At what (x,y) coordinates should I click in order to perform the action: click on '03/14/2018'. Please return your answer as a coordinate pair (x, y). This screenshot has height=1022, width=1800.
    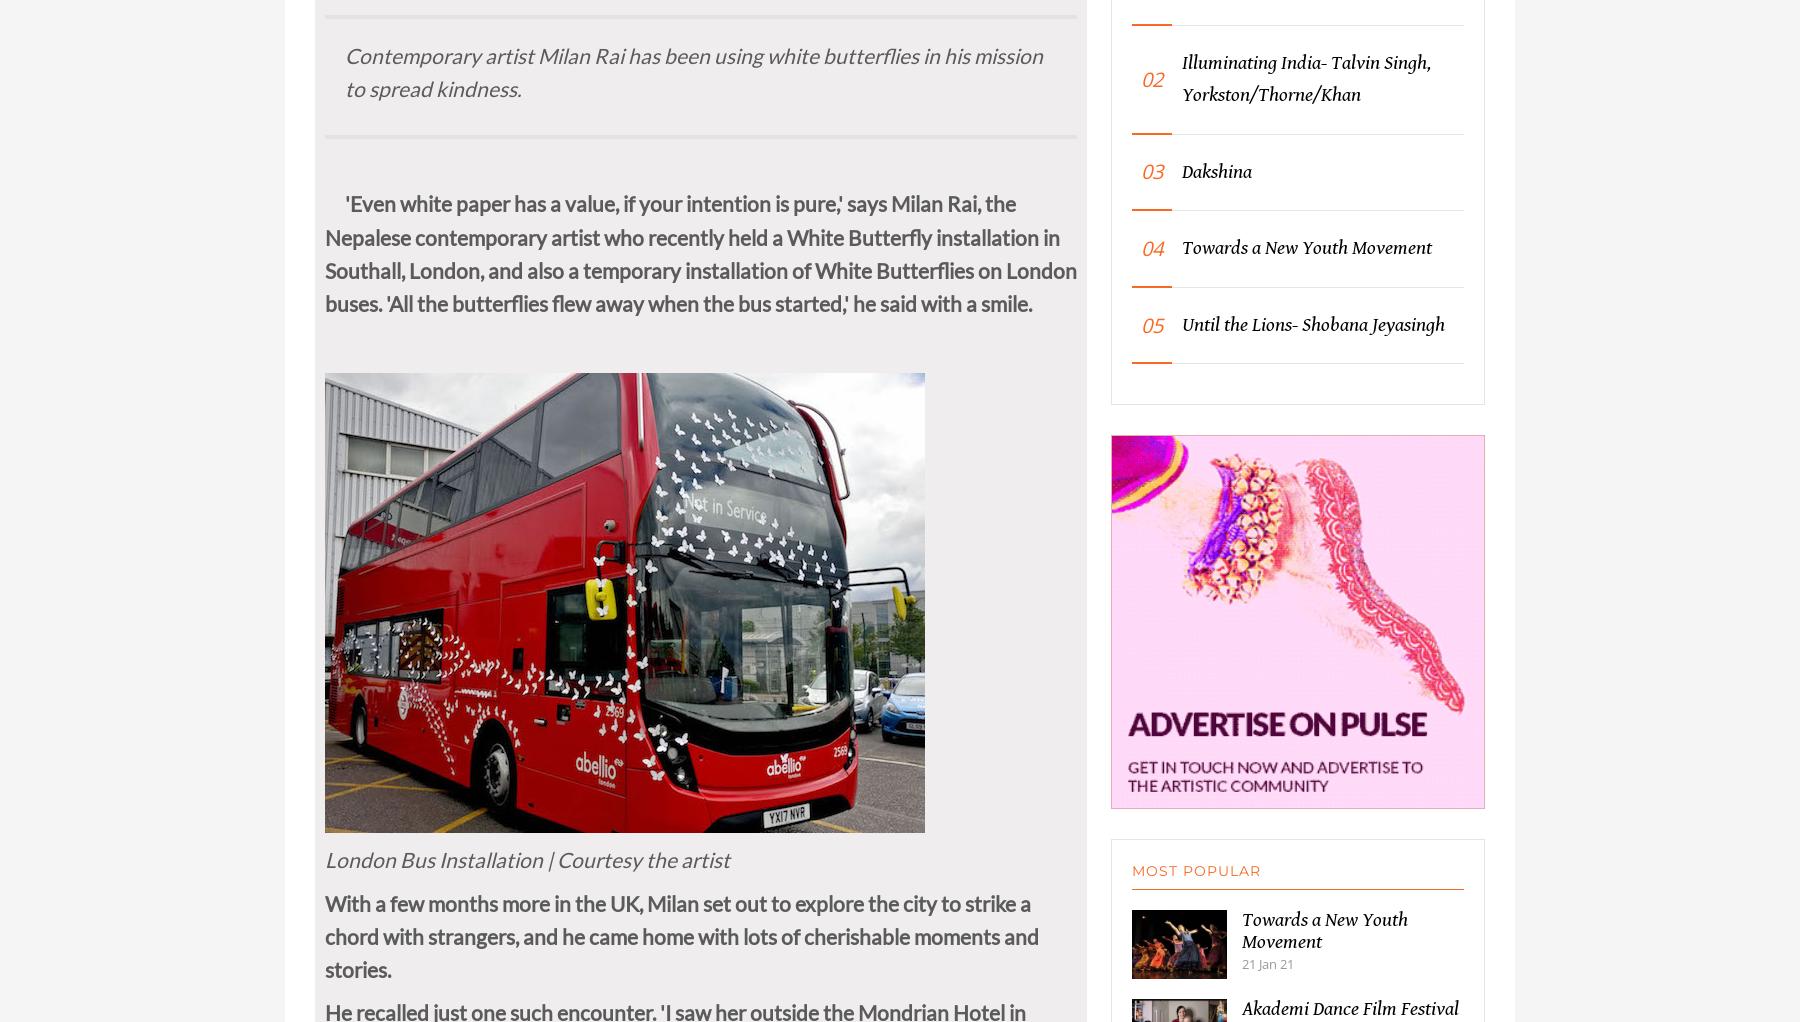
    Looking at the image, I should click on (358, 10).